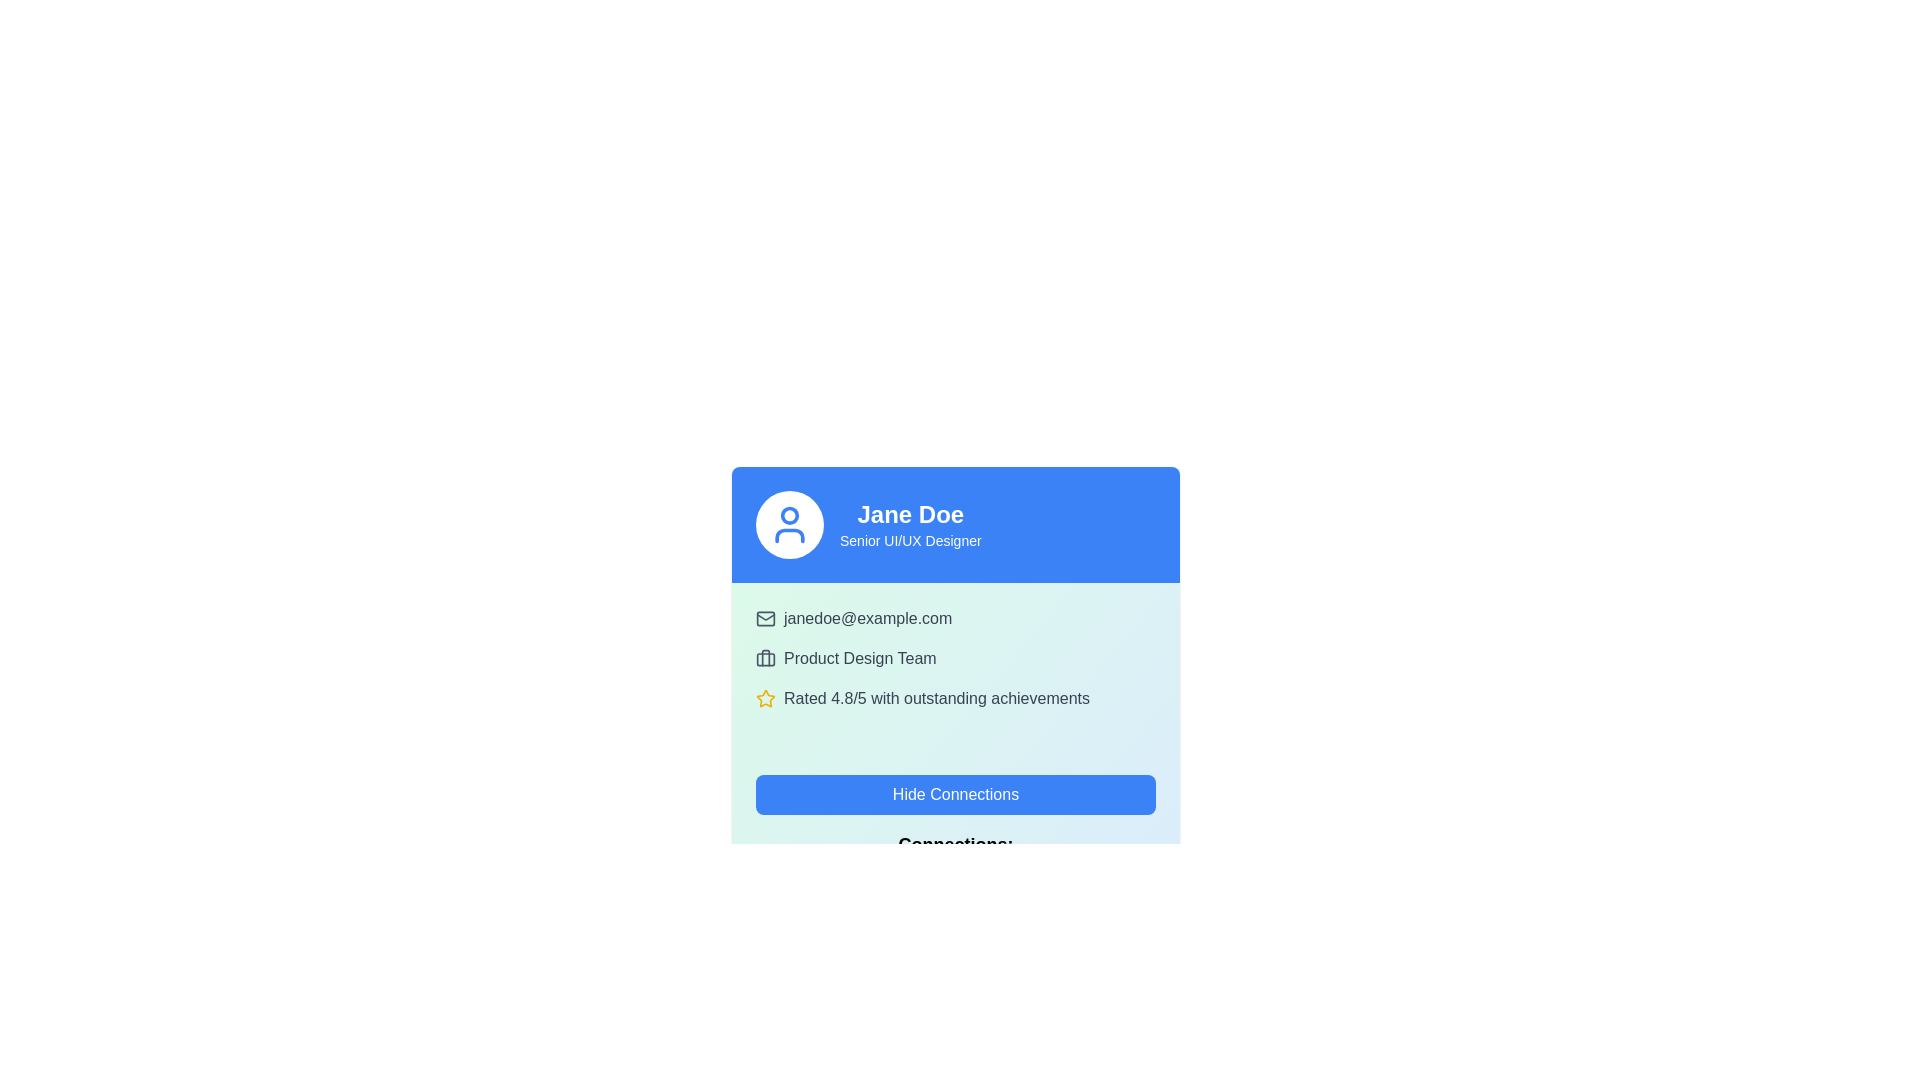 This screenshot has width=1920, height=1080. I want to click on the 'Connections:' label, which is a bold text element positioned beneath the 'Hide Connections' button and serves as a heading for user details, so click(954, 844).